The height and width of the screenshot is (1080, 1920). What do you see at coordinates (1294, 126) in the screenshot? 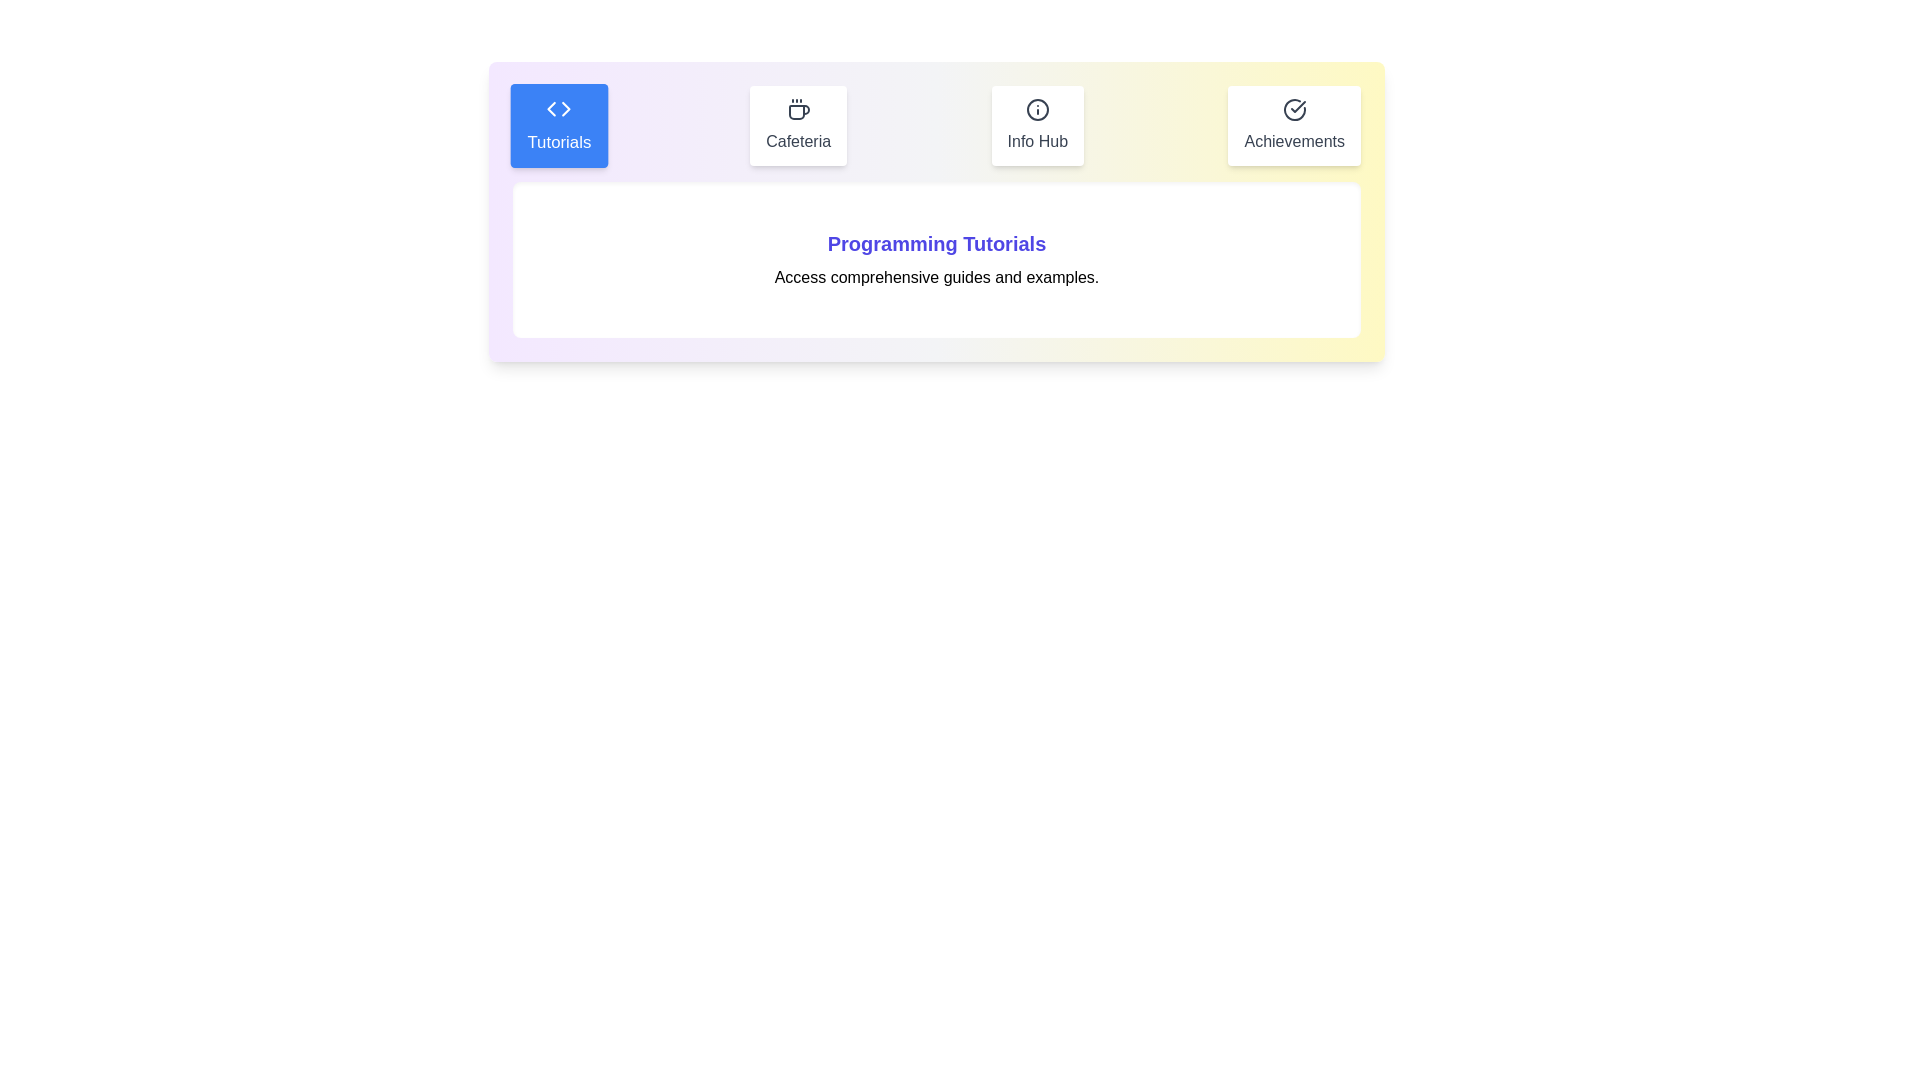
I see `the tab labeled Achievements` at bounding box center [1294, 126].